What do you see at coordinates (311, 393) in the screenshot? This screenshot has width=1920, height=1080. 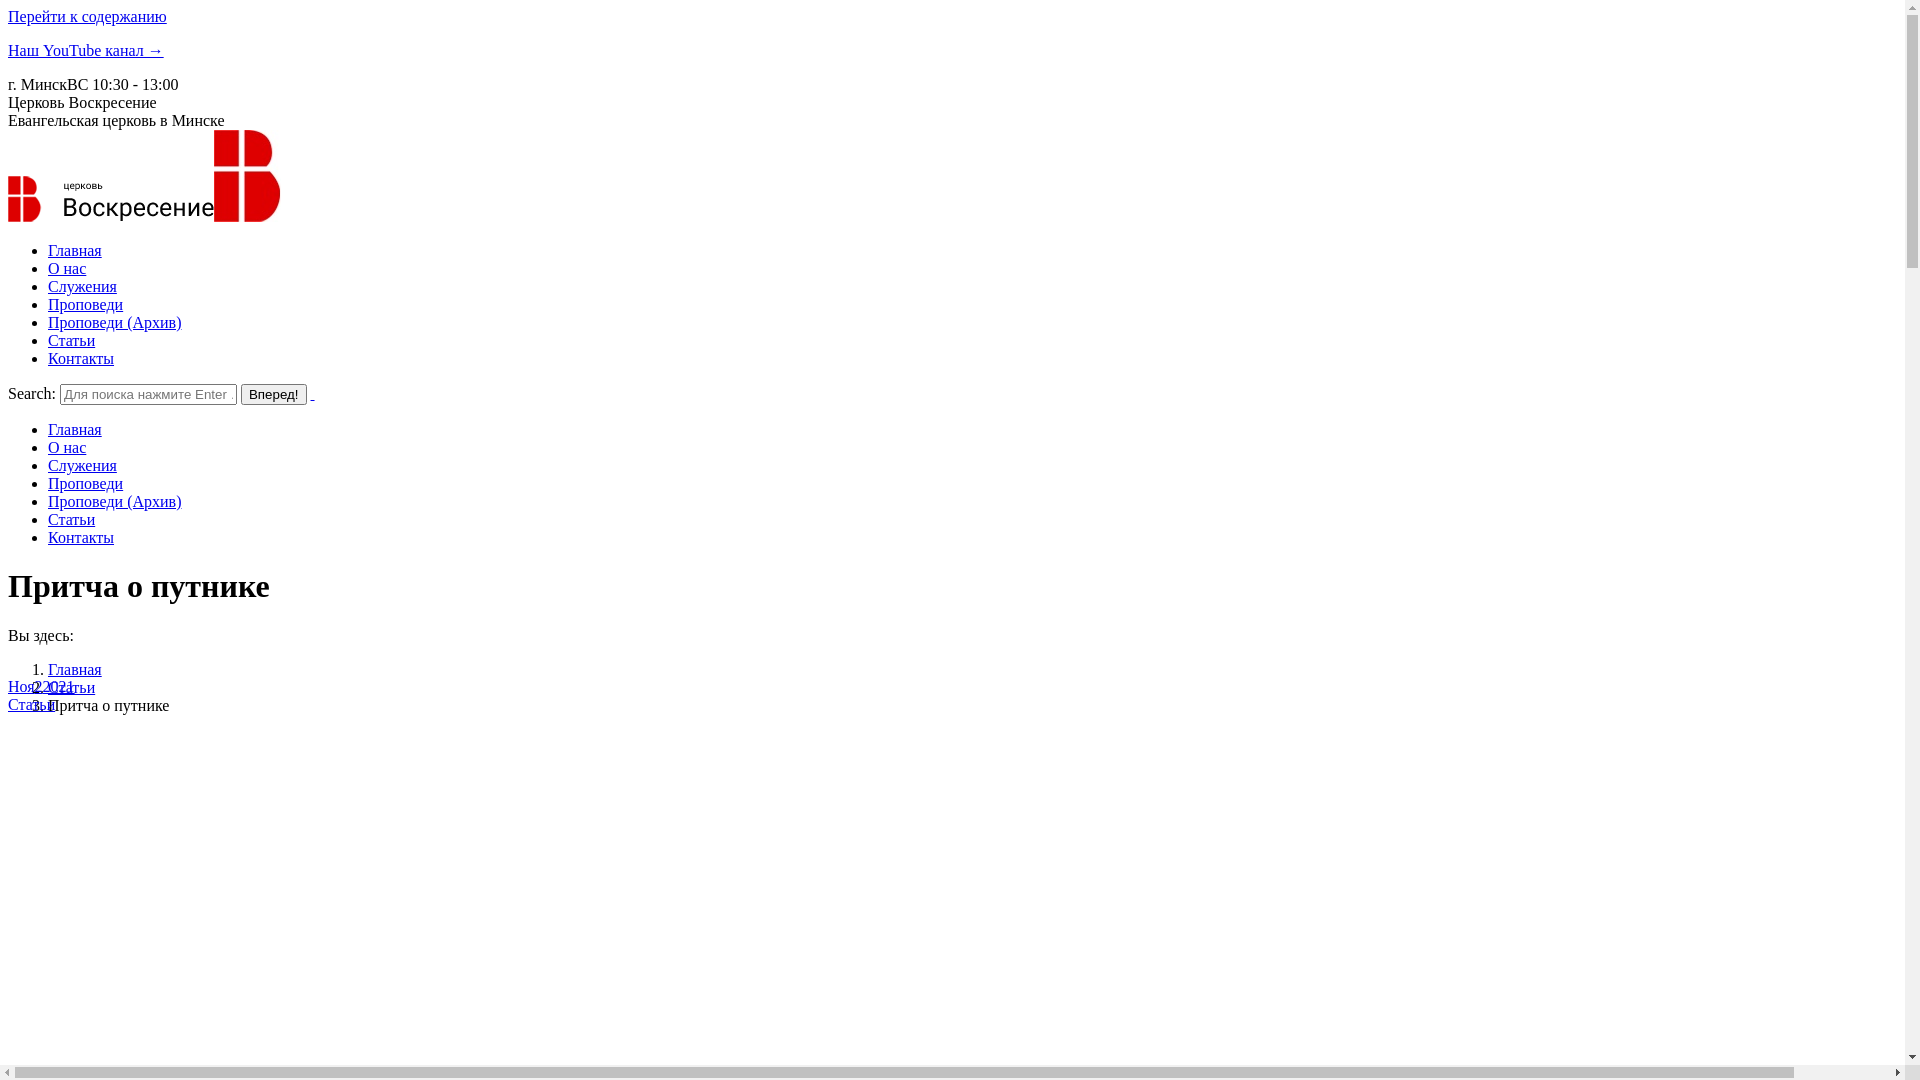 I see `' '` at bounding box center [311, 393].